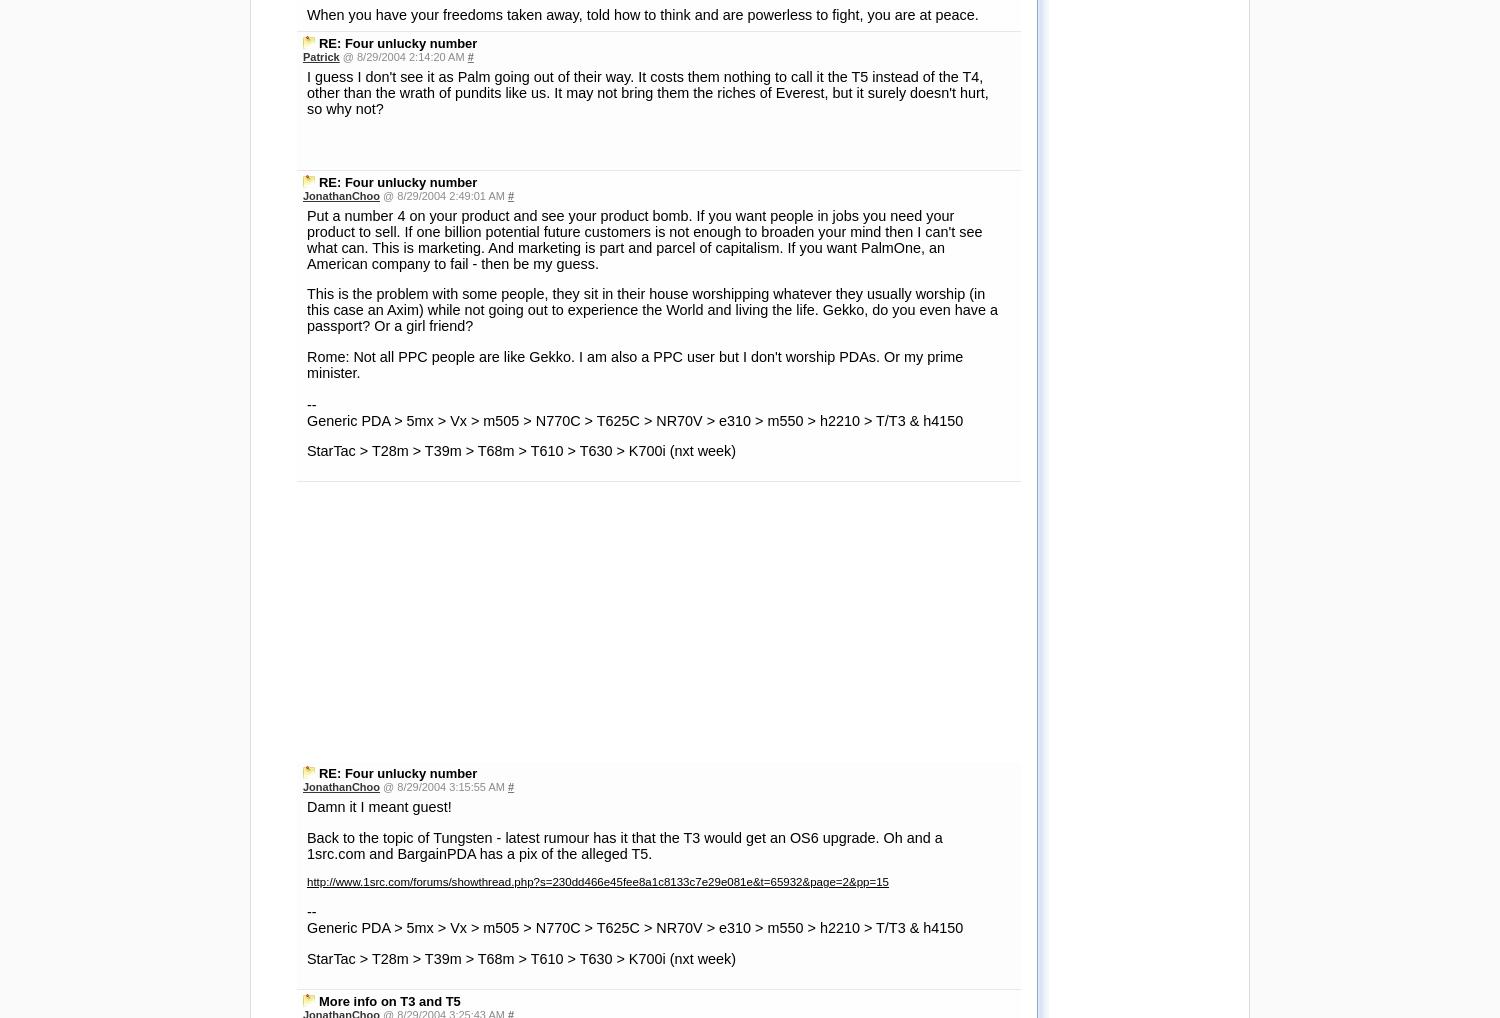  Describe the element at coordinates (389, 440) in the screenshot. I see `'More info on T3 and T5'` at that location.